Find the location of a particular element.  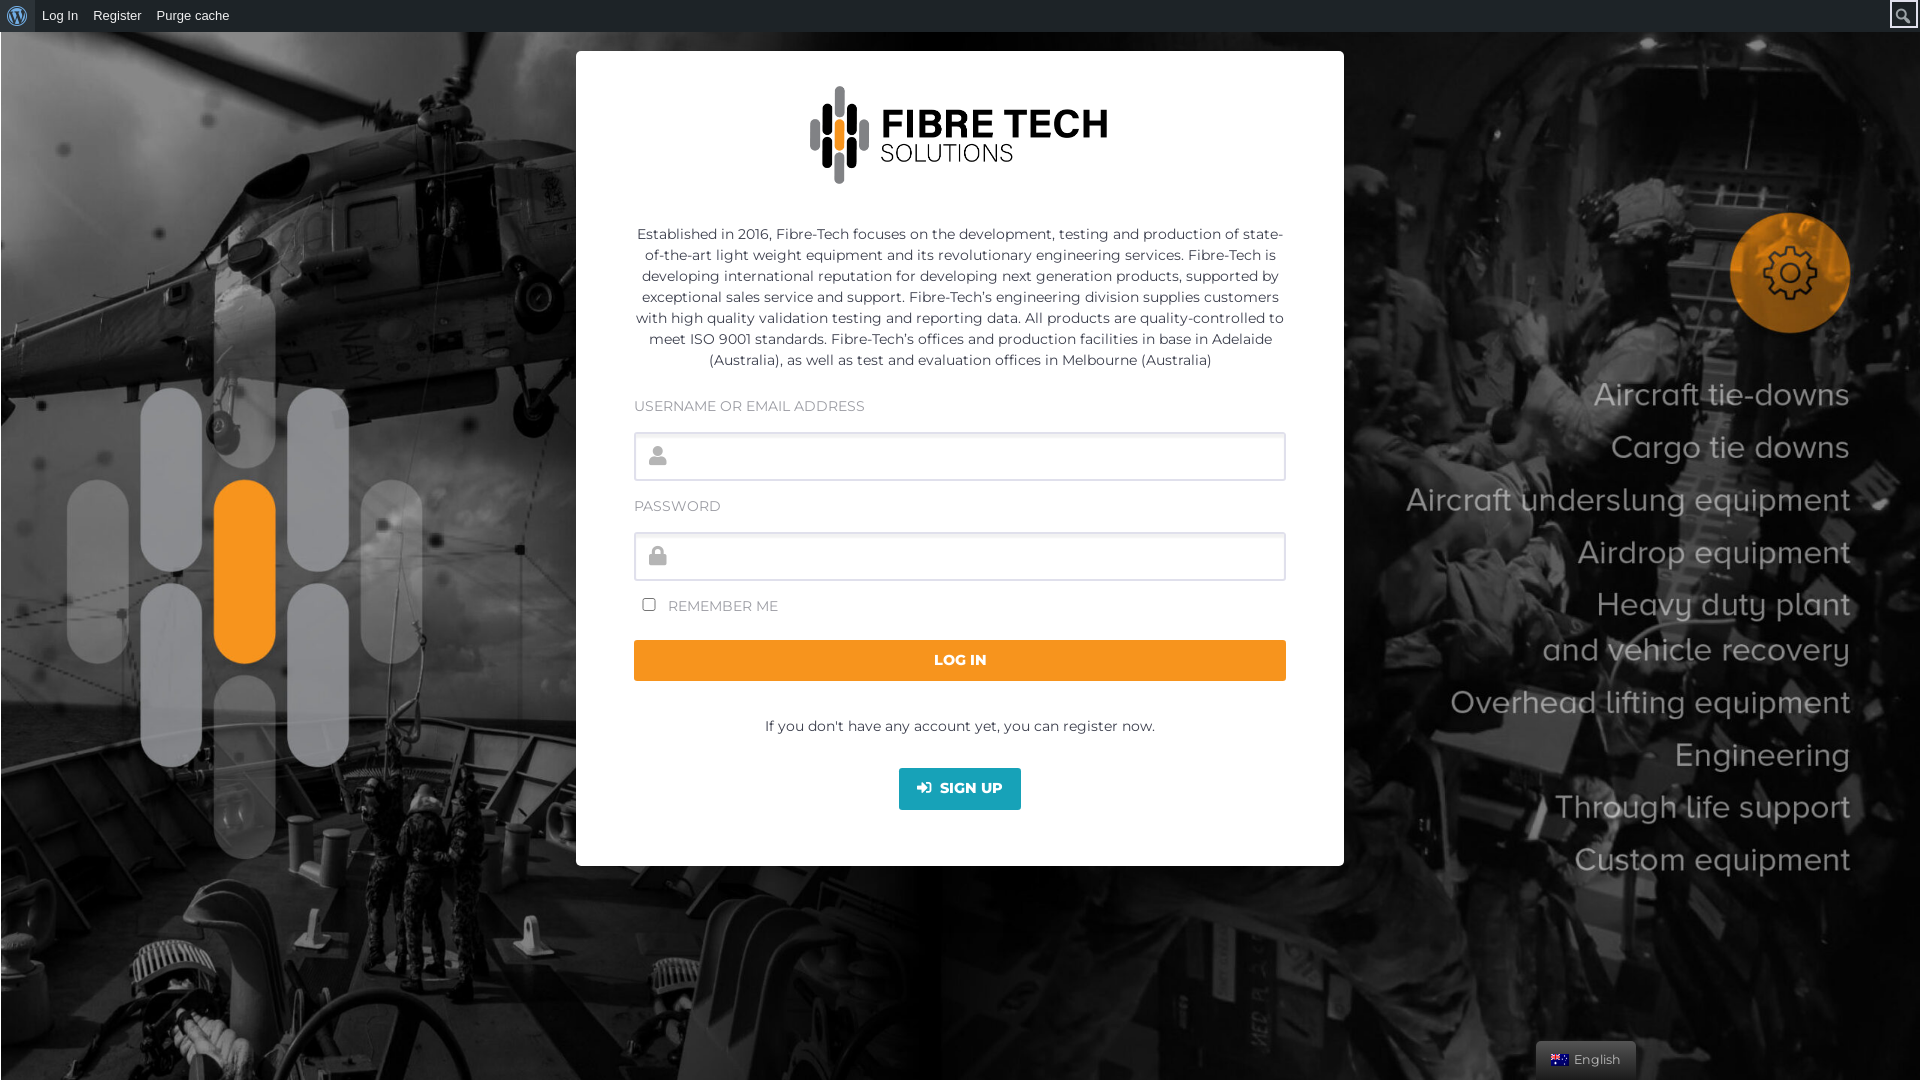

'English' is located at coordinates (1559, 1059).